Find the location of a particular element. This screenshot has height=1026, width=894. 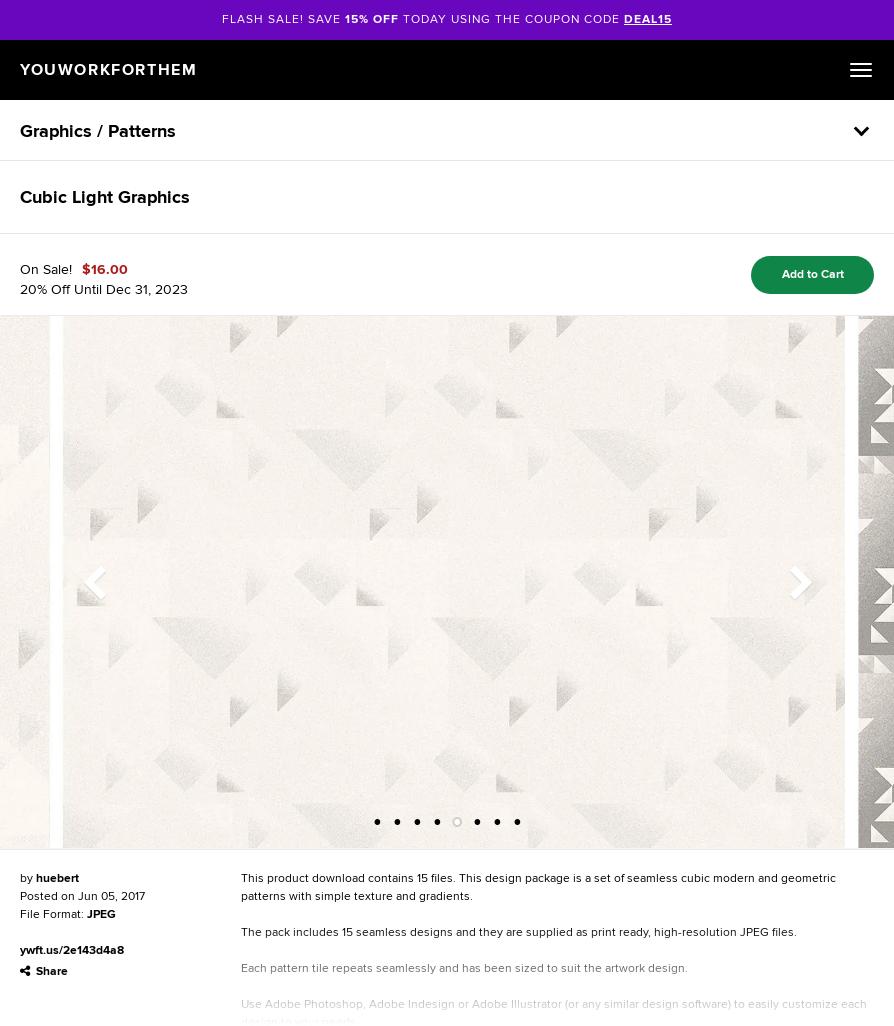

'/ patterns' is located at coordinates (136, 131).